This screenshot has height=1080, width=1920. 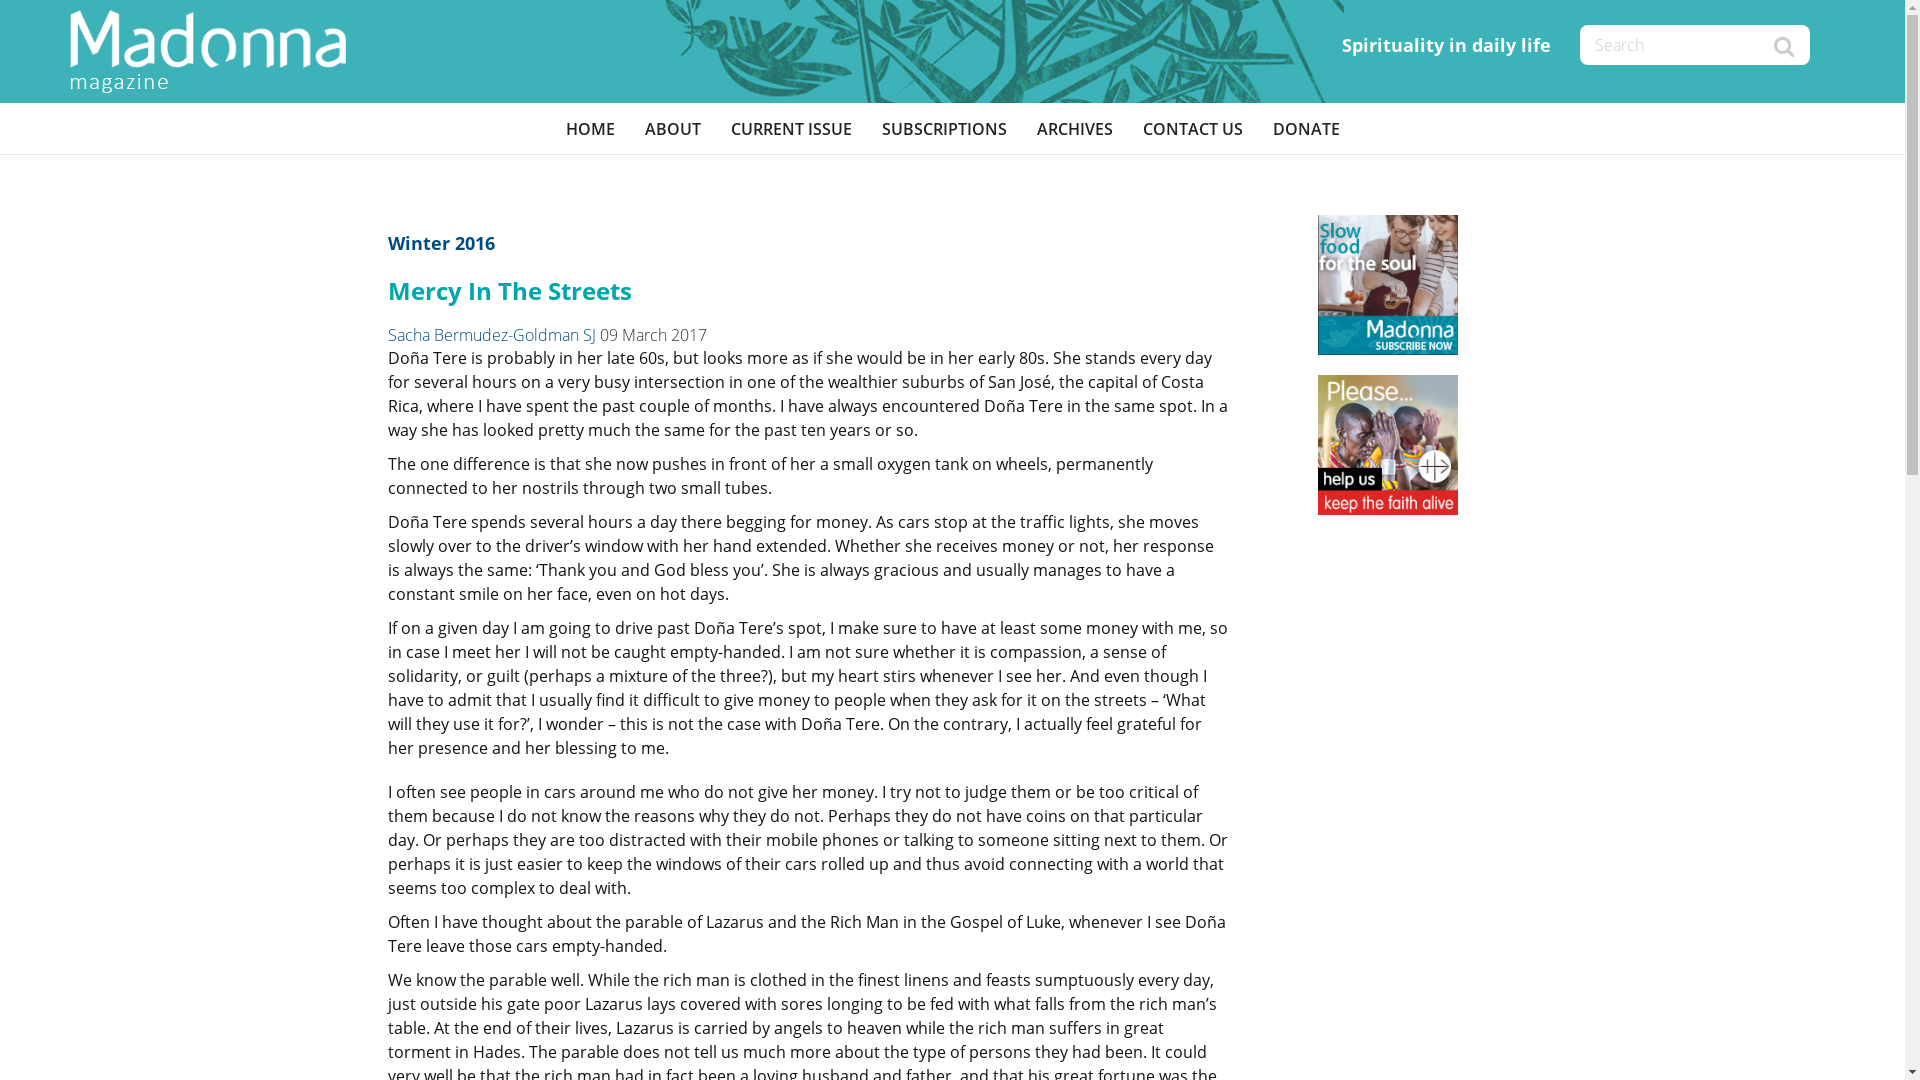 I want to click on 'SUBSCRIPTIONS', so click(x=942, y=128).